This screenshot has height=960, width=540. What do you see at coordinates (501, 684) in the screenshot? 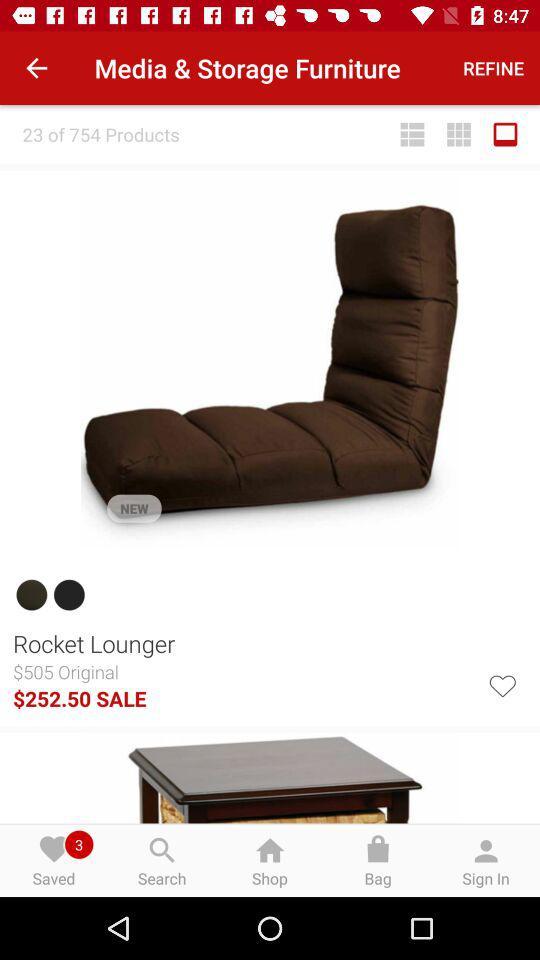
I see `to favorites` at bounding box center [501, 684].